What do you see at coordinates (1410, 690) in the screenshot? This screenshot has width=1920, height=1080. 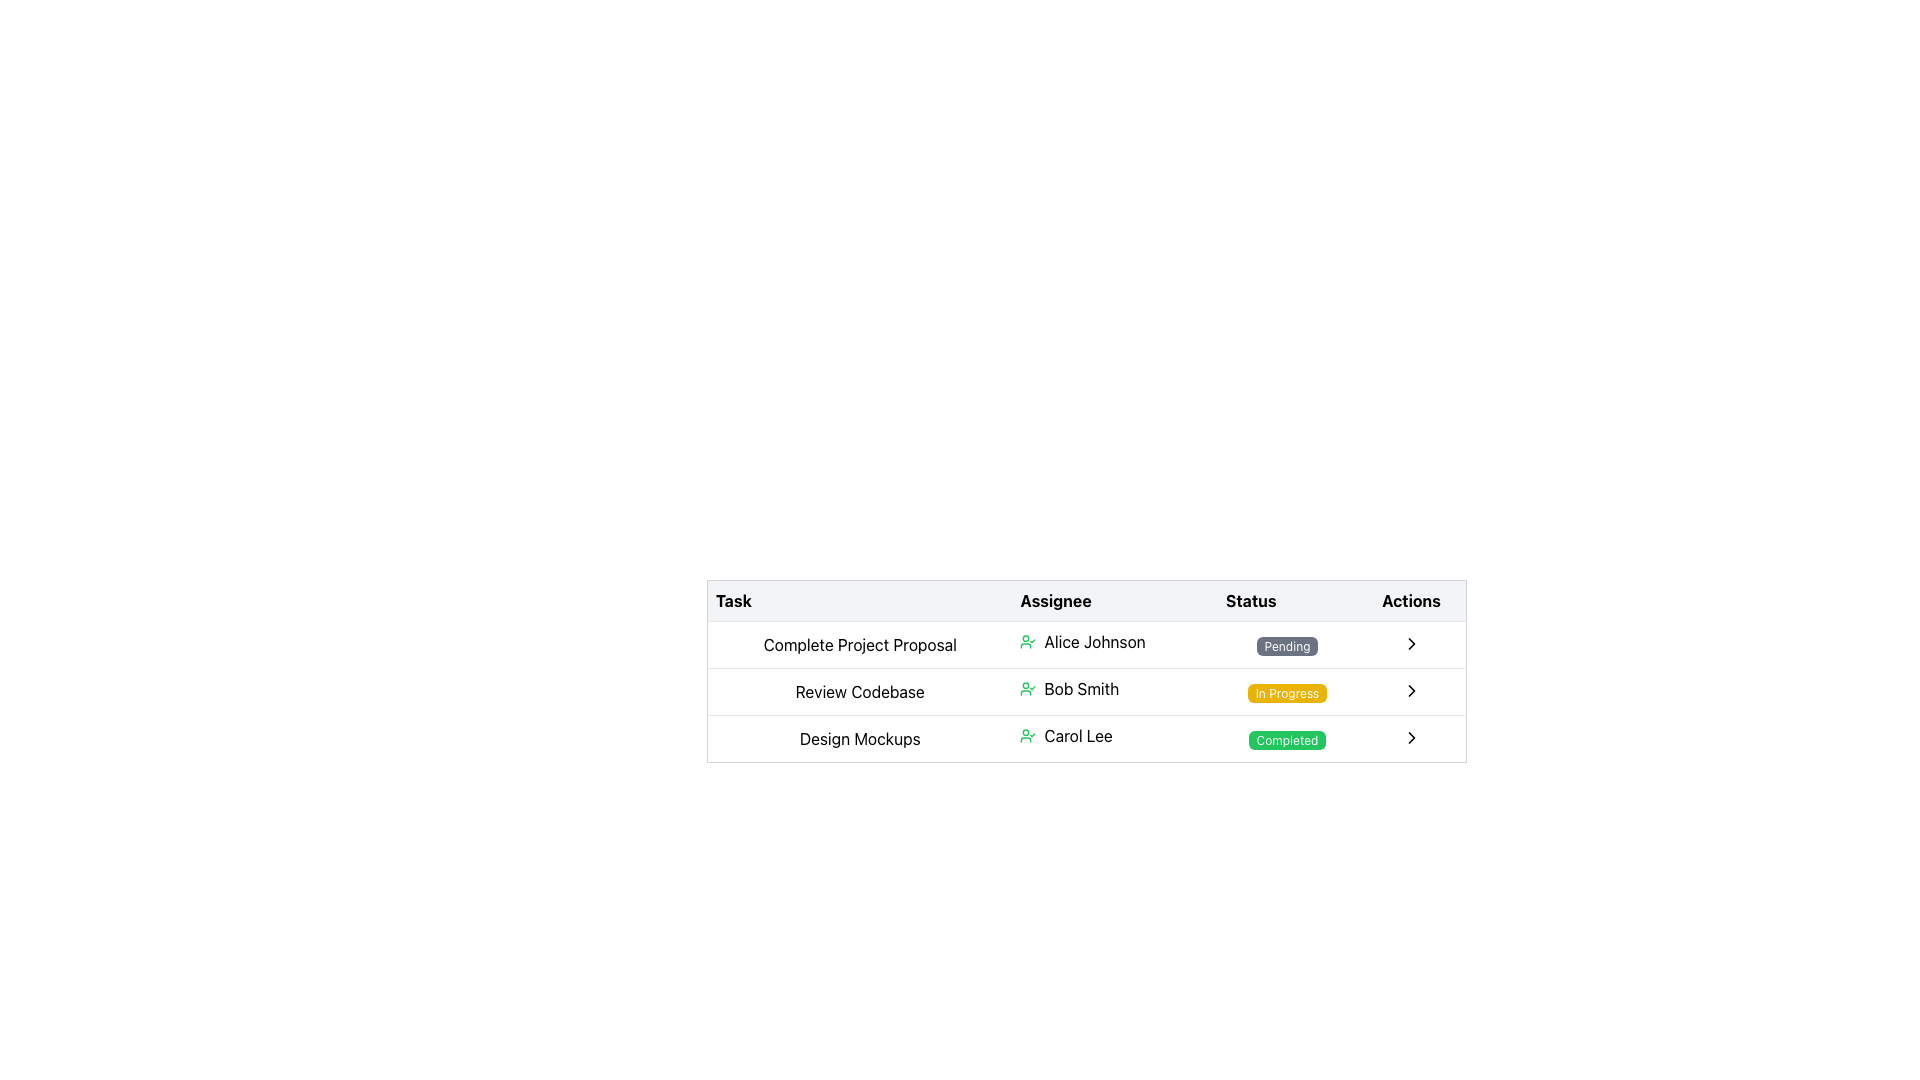 I see `the rightward-pointing chevron icon` at bounding box center [1410, 690].